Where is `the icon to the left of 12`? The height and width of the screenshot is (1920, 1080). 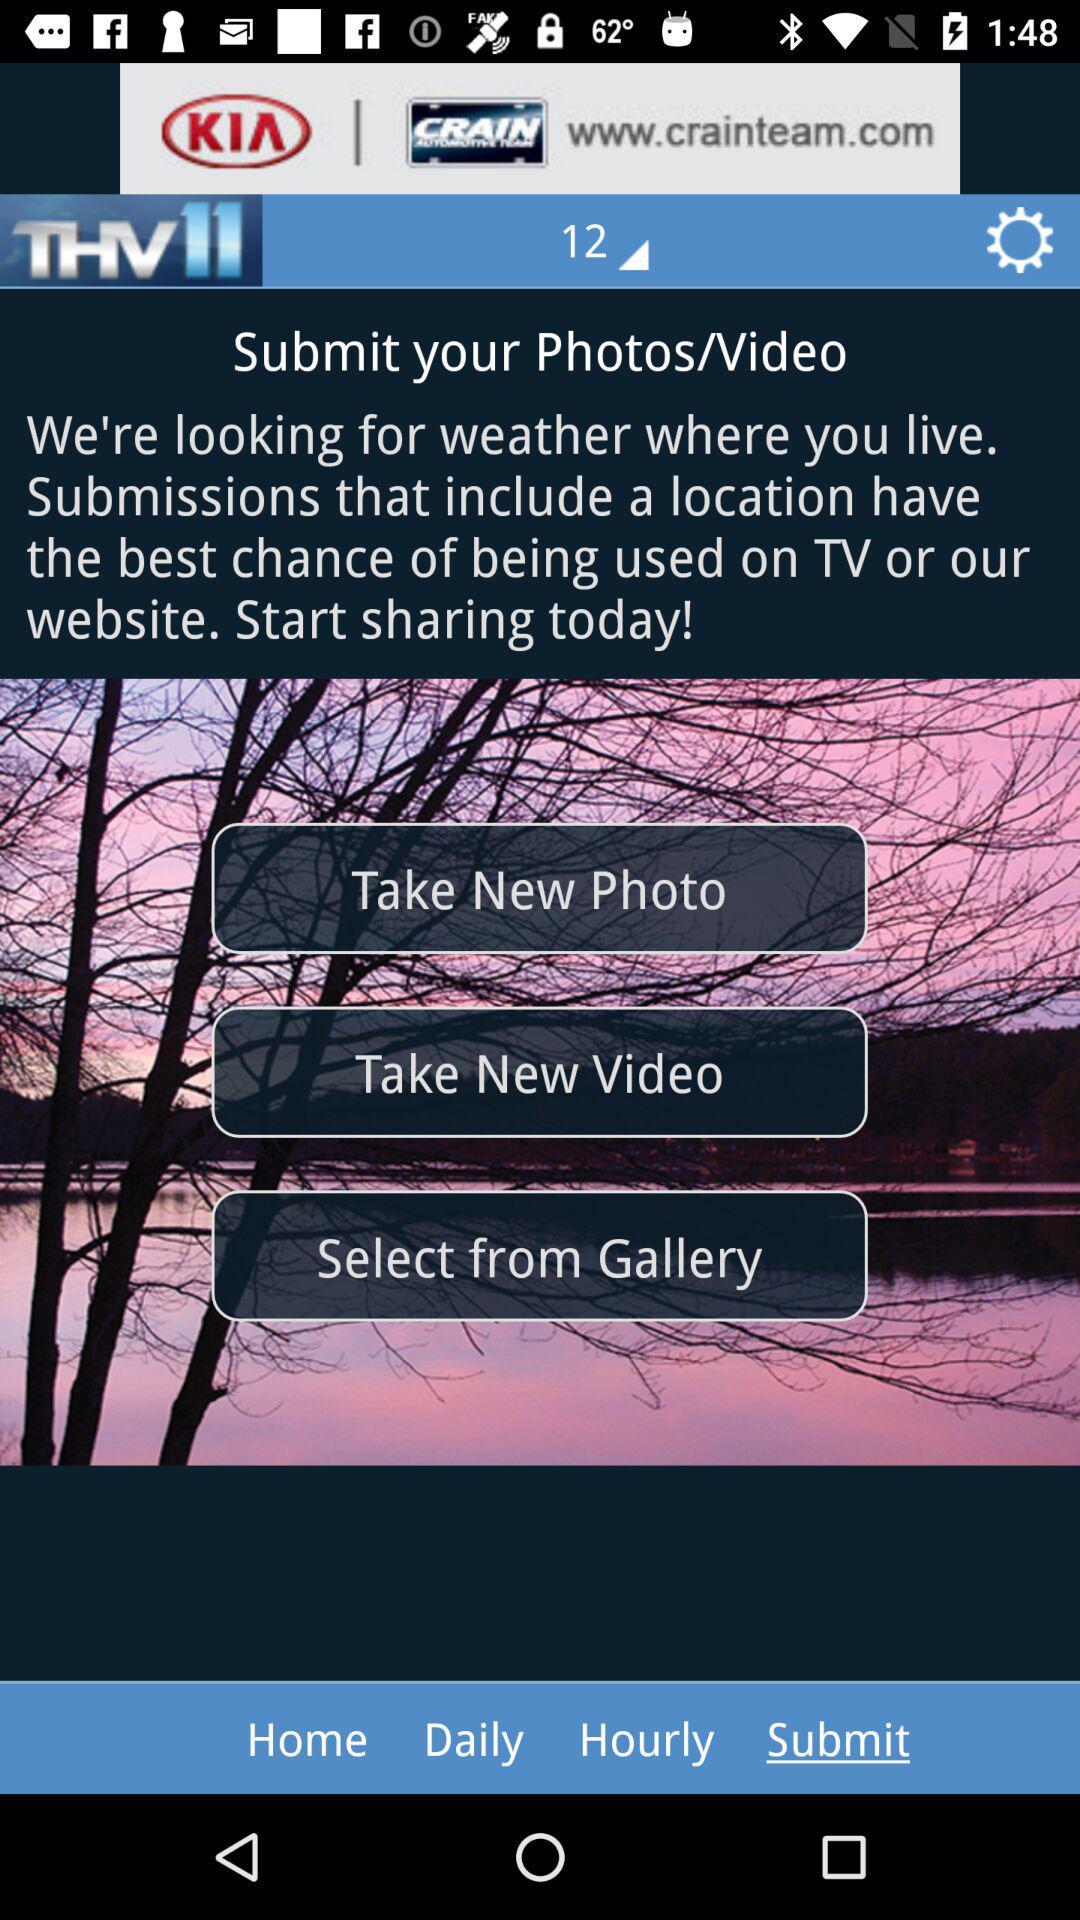 the icon to the left of 12 is located at coordinates (131, 240).